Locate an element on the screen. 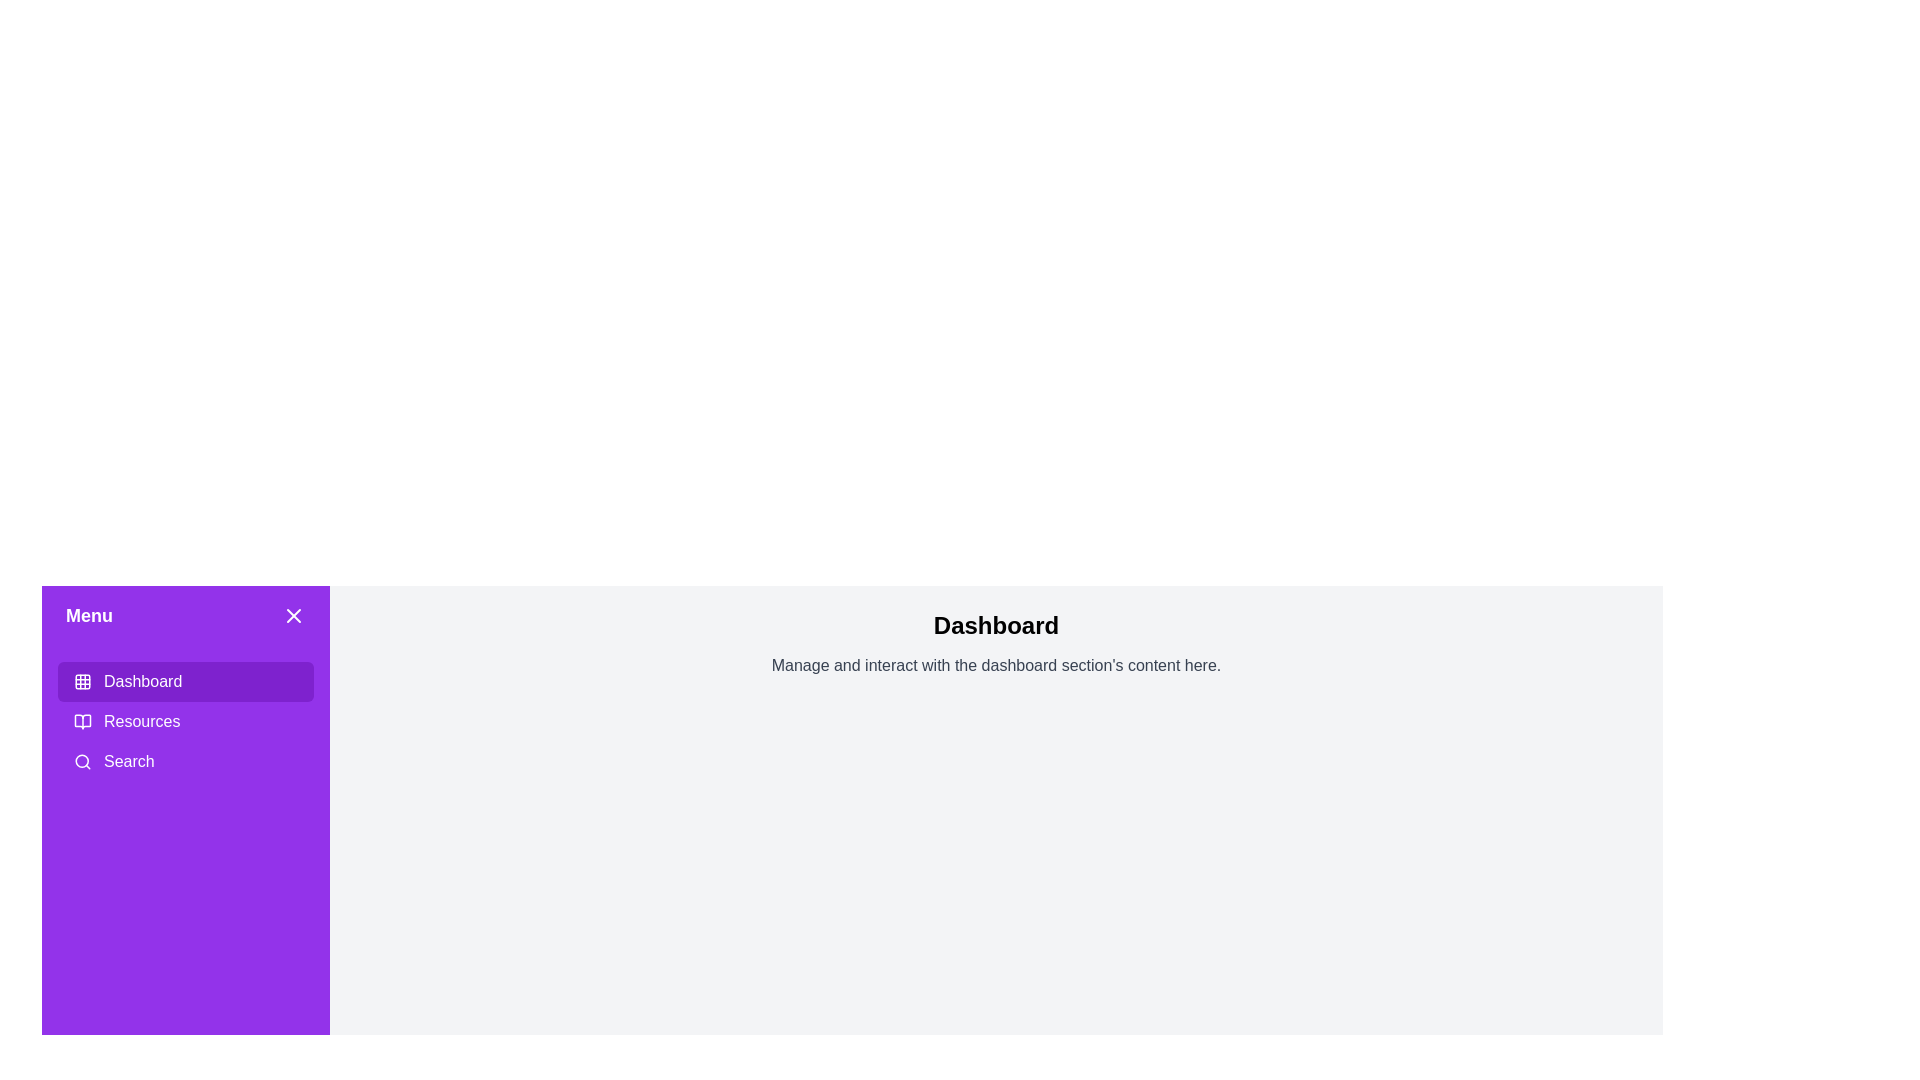 The image size is (1920, 1080). the button located in the left-hand sidebar, below the 'Resources' button is located at coordinates (186, 762).